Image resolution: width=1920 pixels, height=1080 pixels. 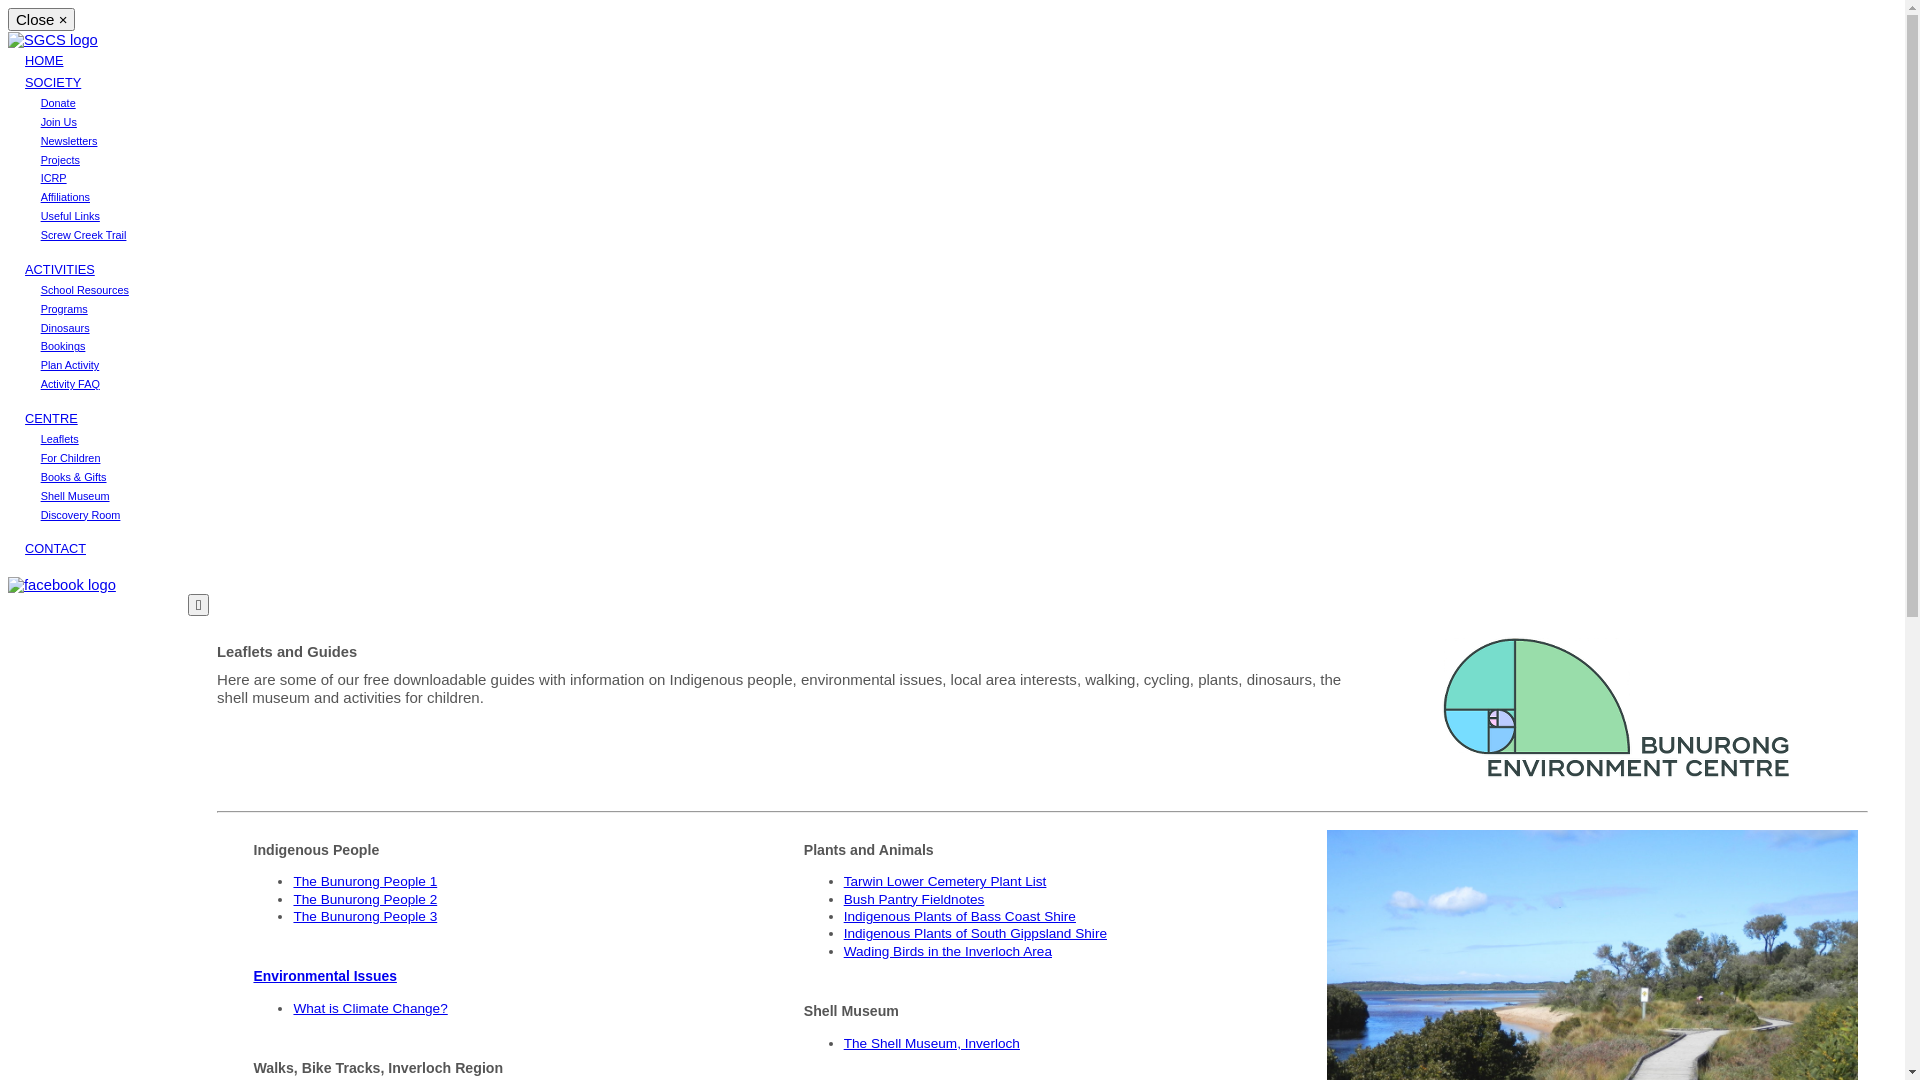 I want to click on 'For Children', so click(x=71, y=458).